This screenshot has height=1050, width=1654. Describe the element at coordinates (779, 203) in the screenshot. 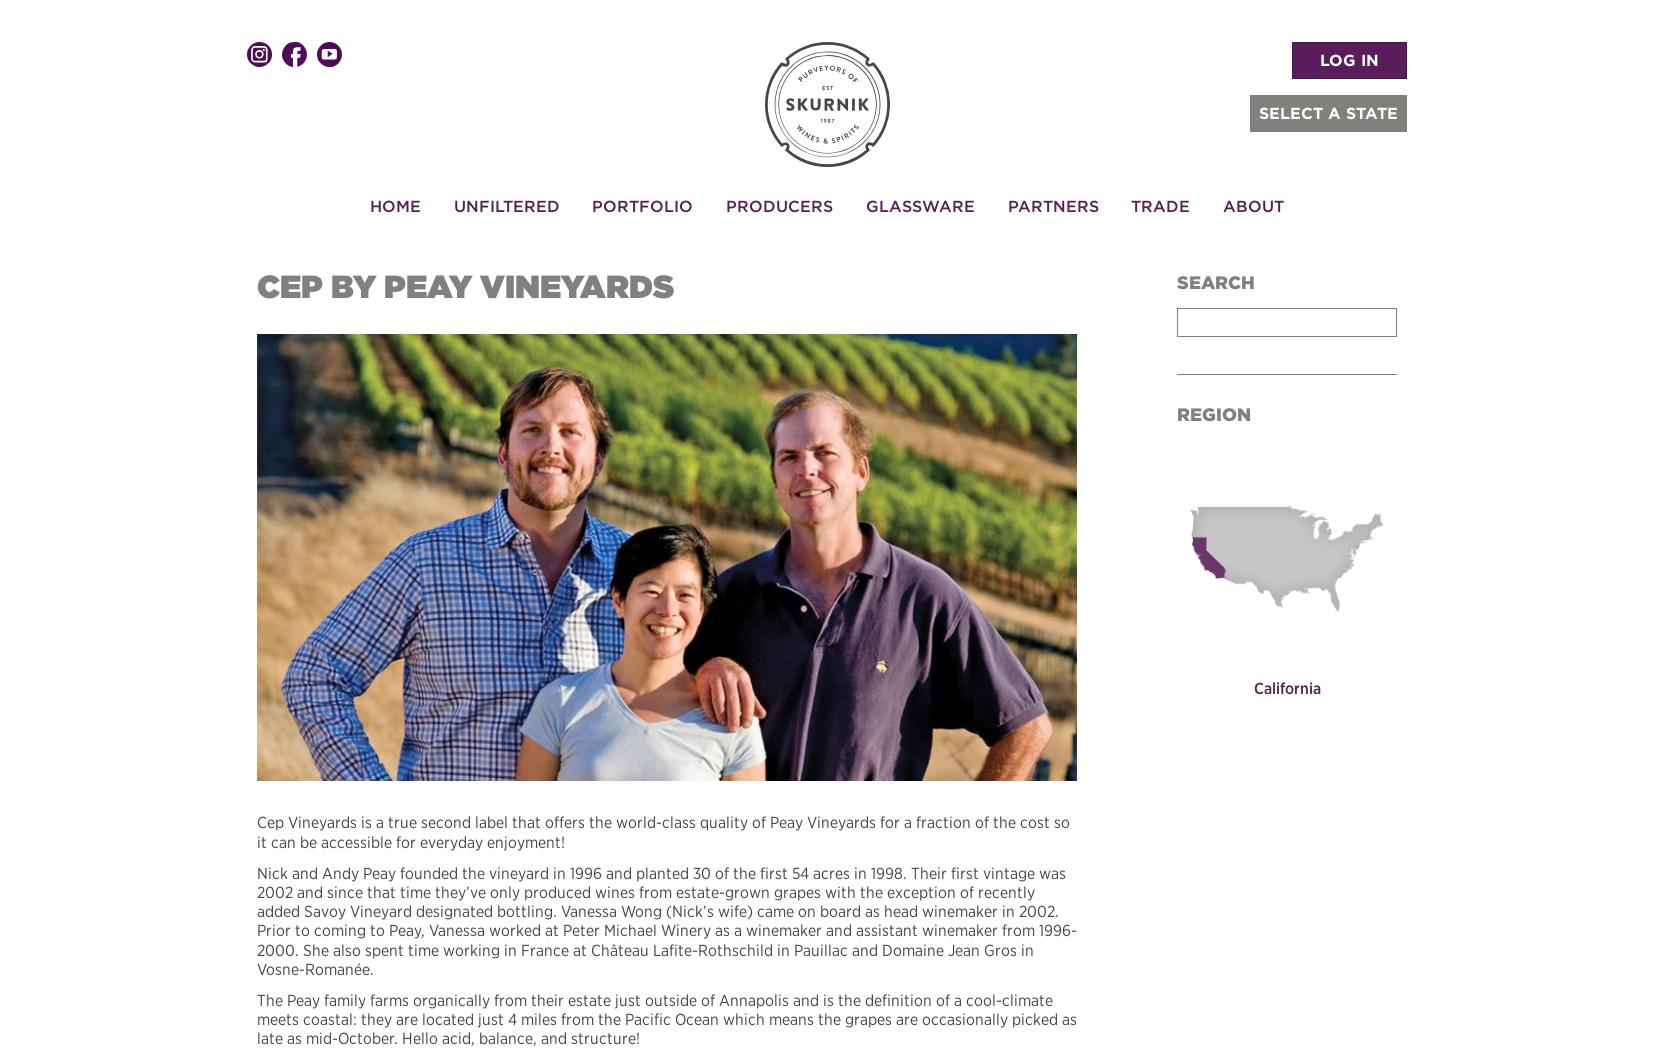

I see `'Producers'` at that location.